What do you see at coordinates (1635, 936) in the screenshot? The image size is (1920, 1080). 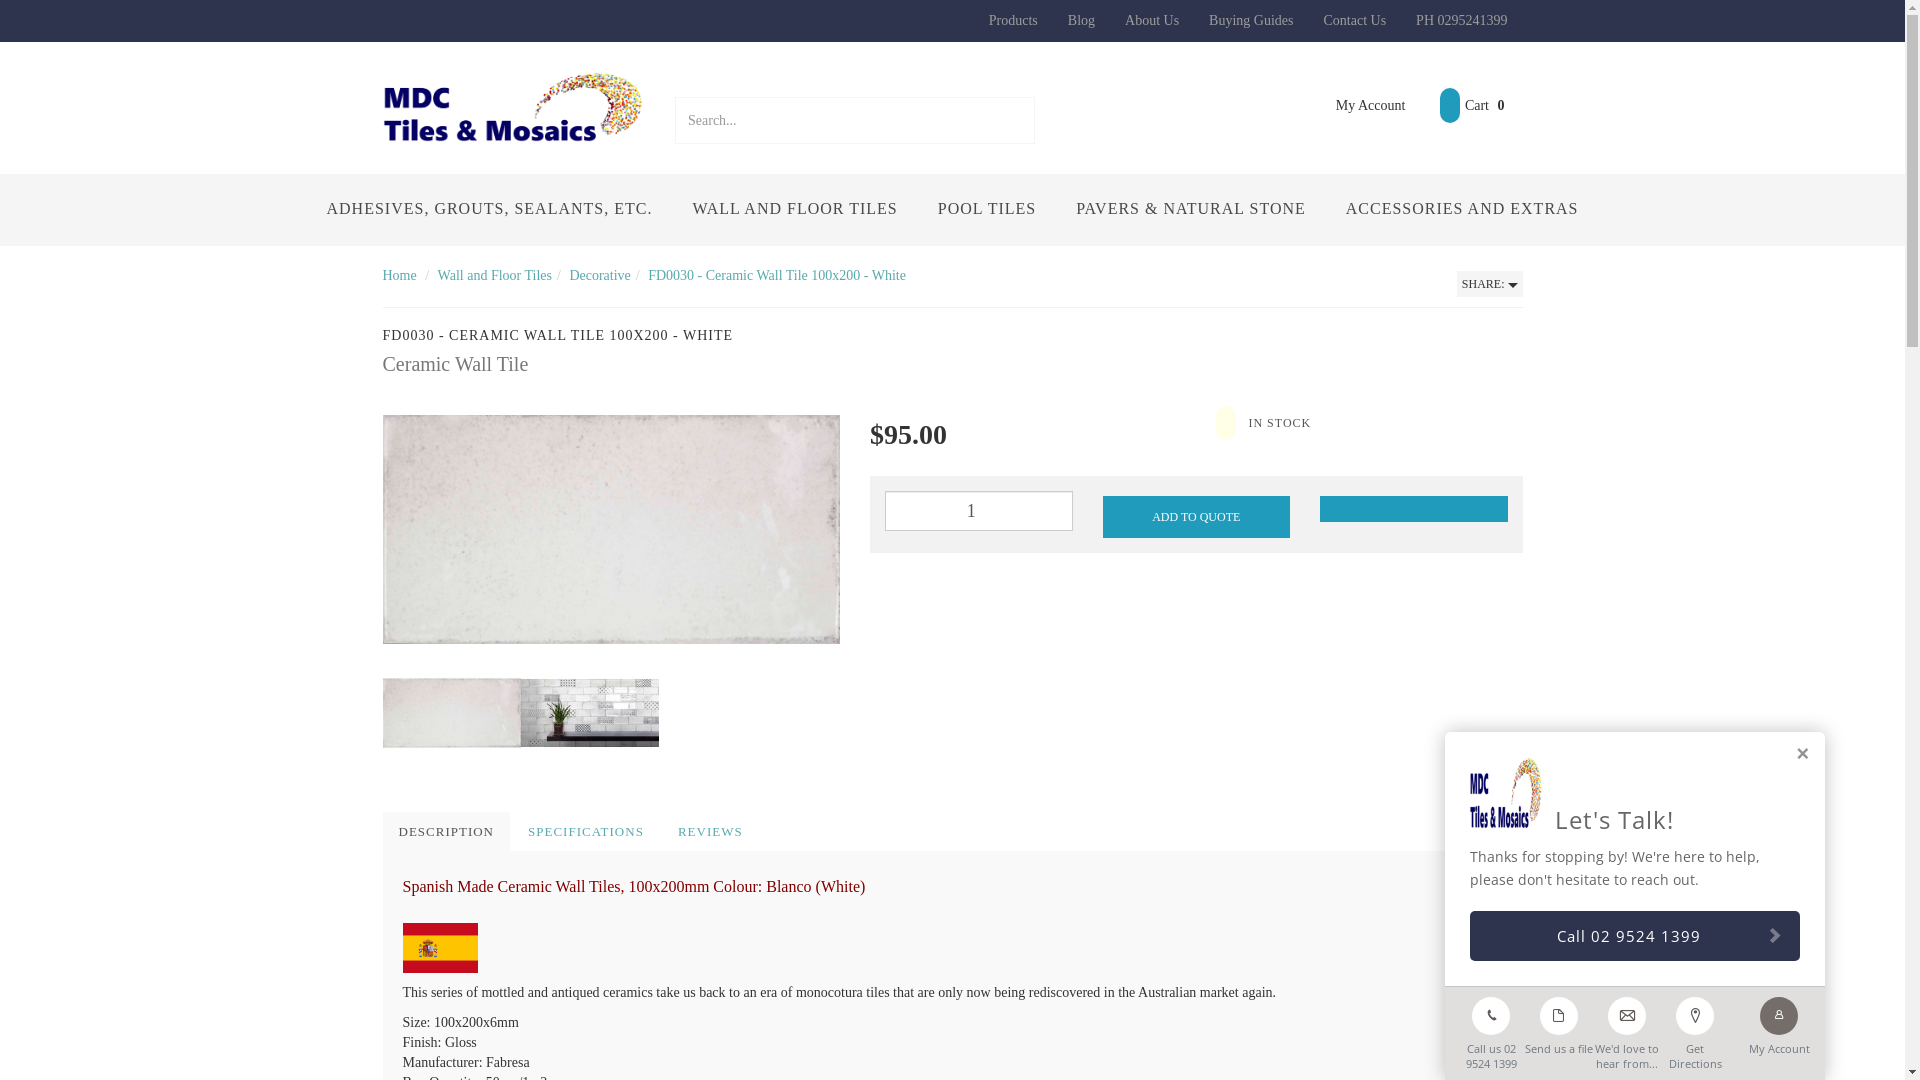 I see `'Call 02 9524 1399'` at bounding box center [1635, 936].